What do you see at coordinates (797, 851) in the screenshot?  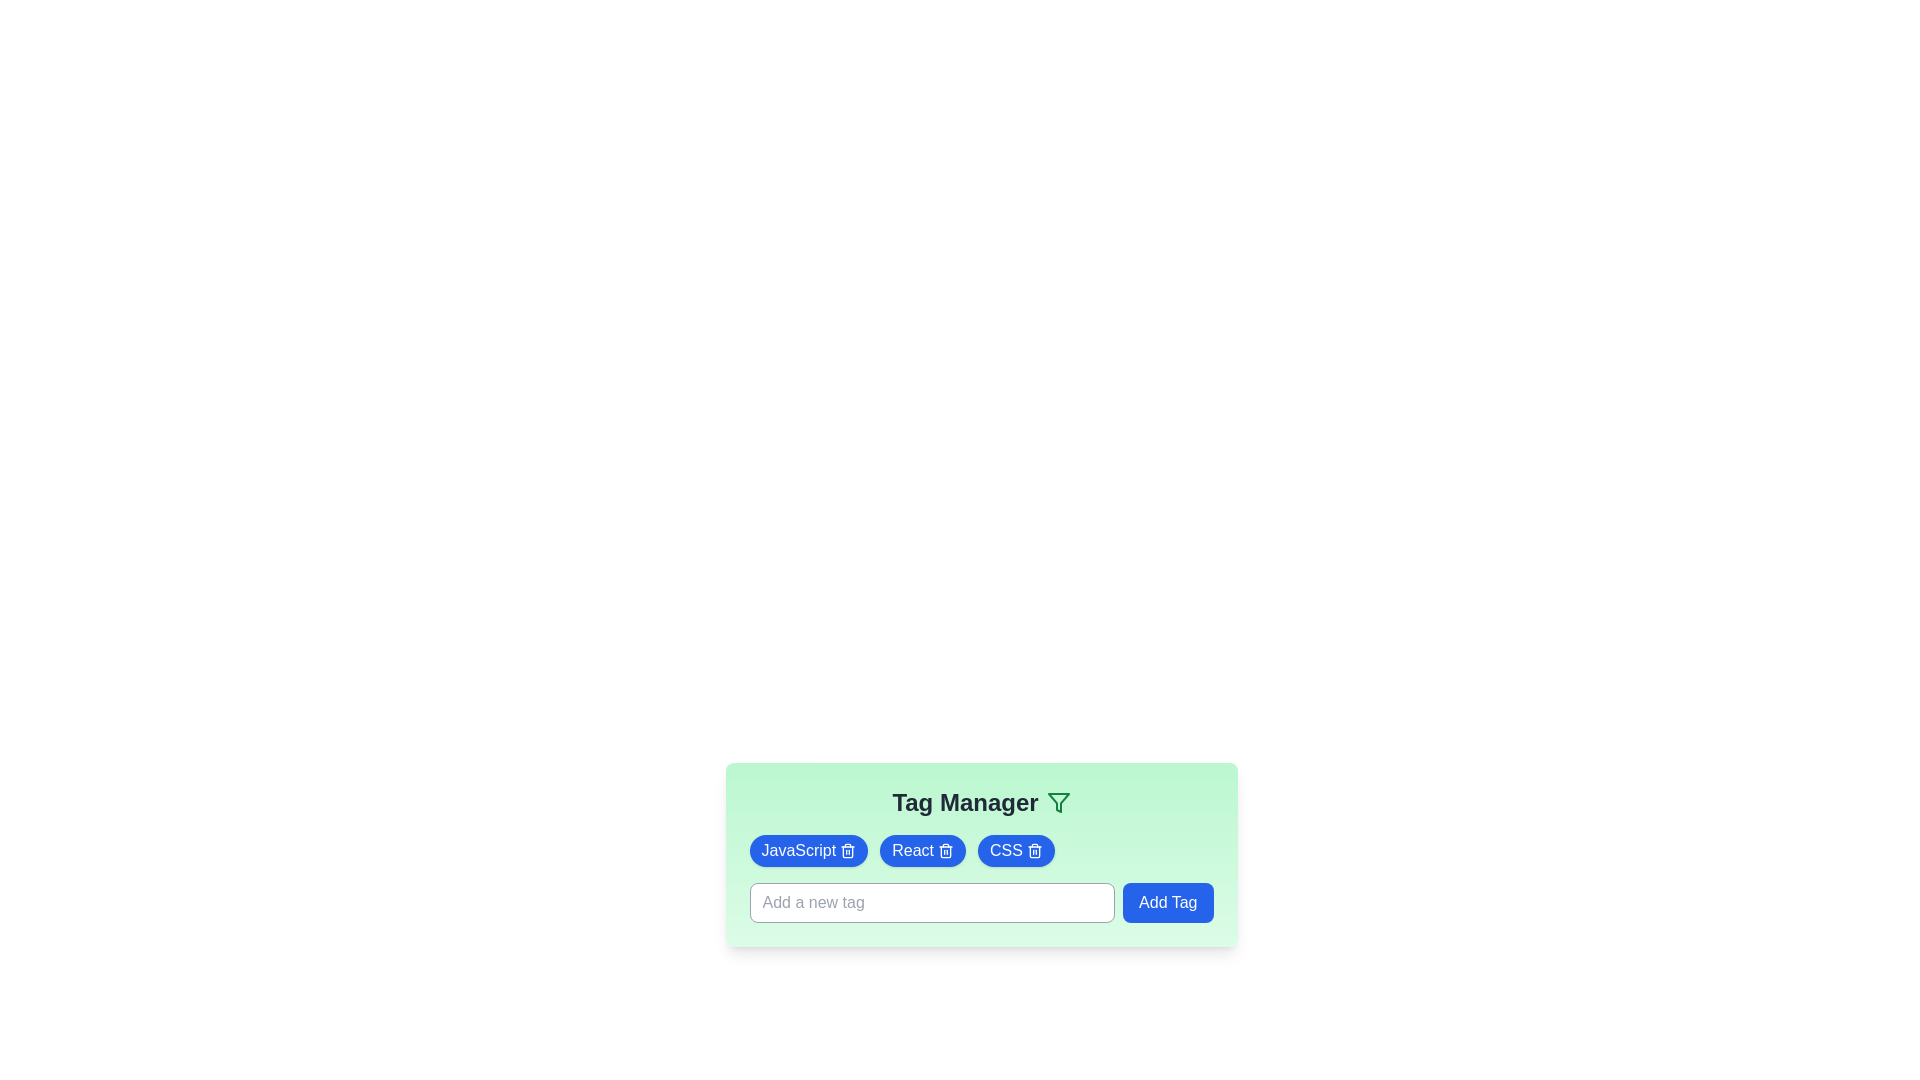 I see `the 'JavaScript' text label` at bounding box center [797, 851].